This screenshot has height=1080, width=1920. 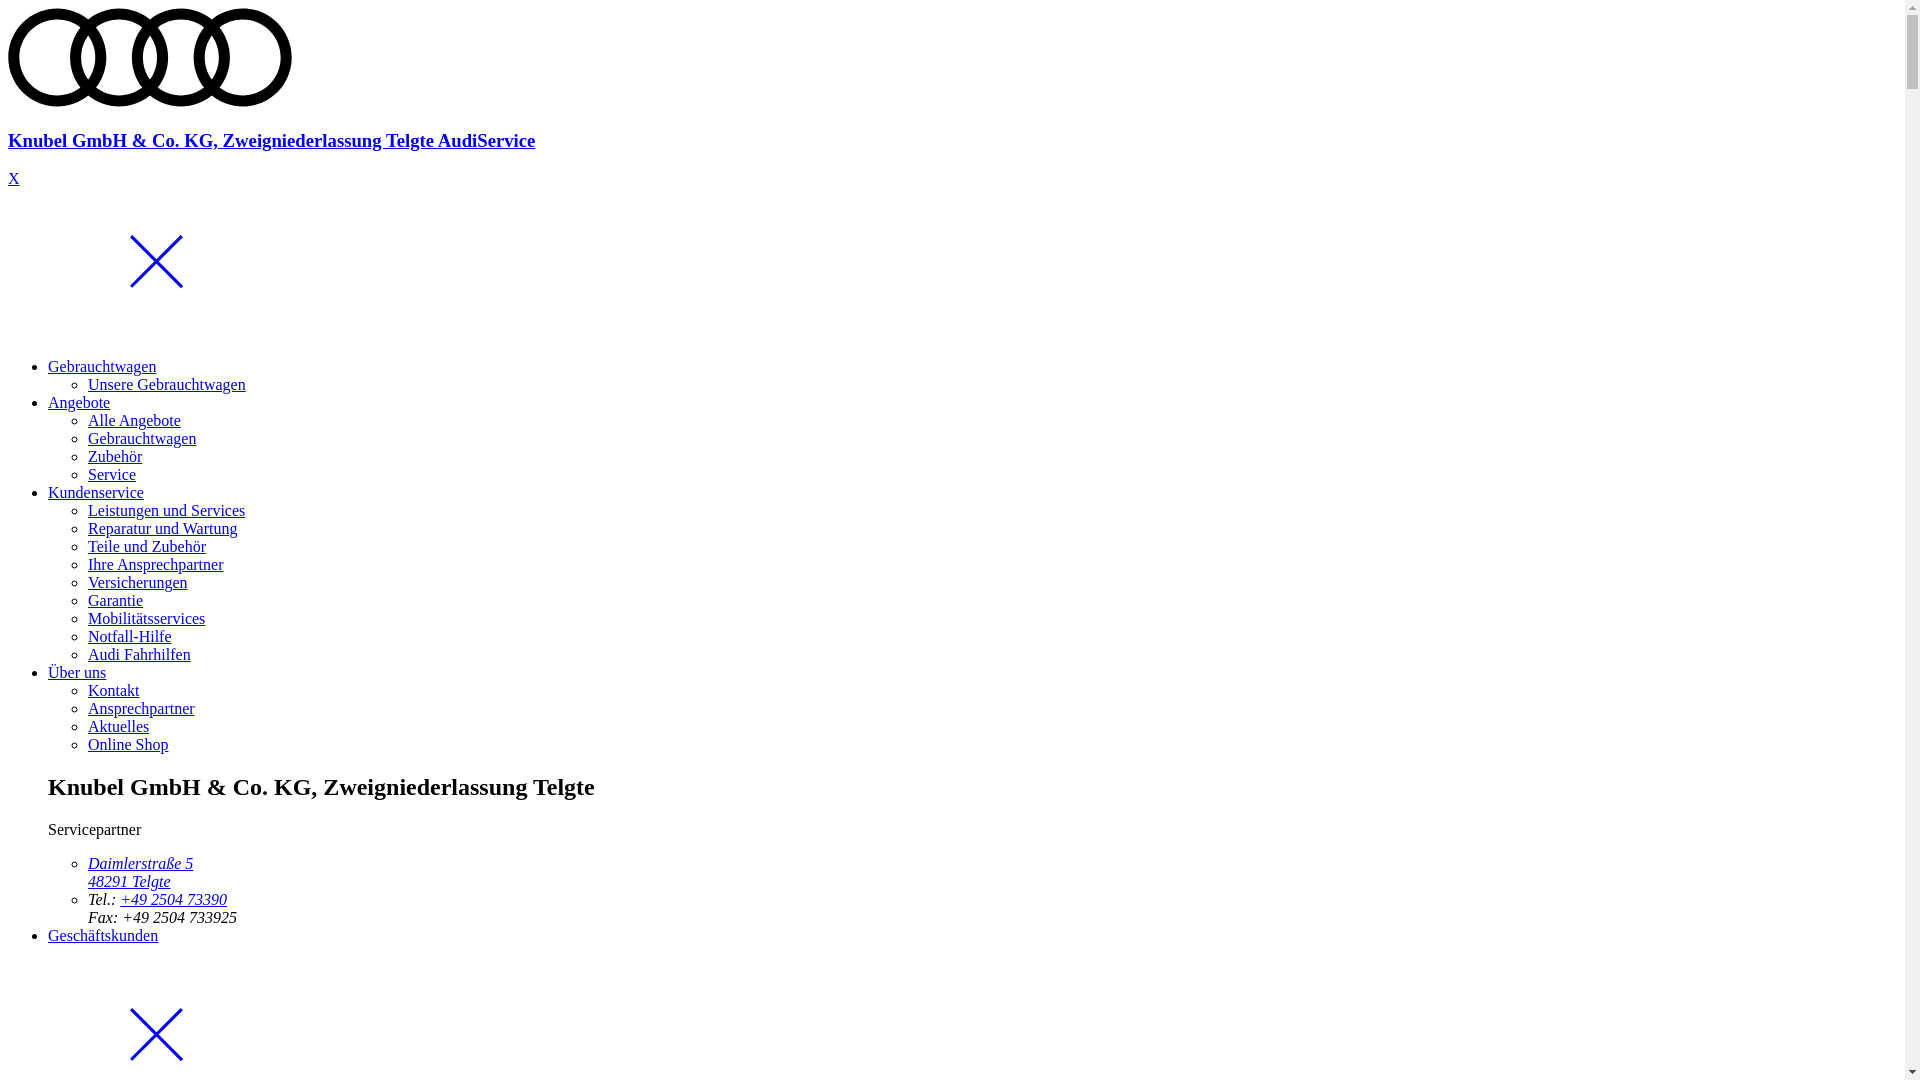 What do you see at coordinates (140, 707) in the screenshot?
I see `'Ansprechpartner'` at bounding box center [140, 707].